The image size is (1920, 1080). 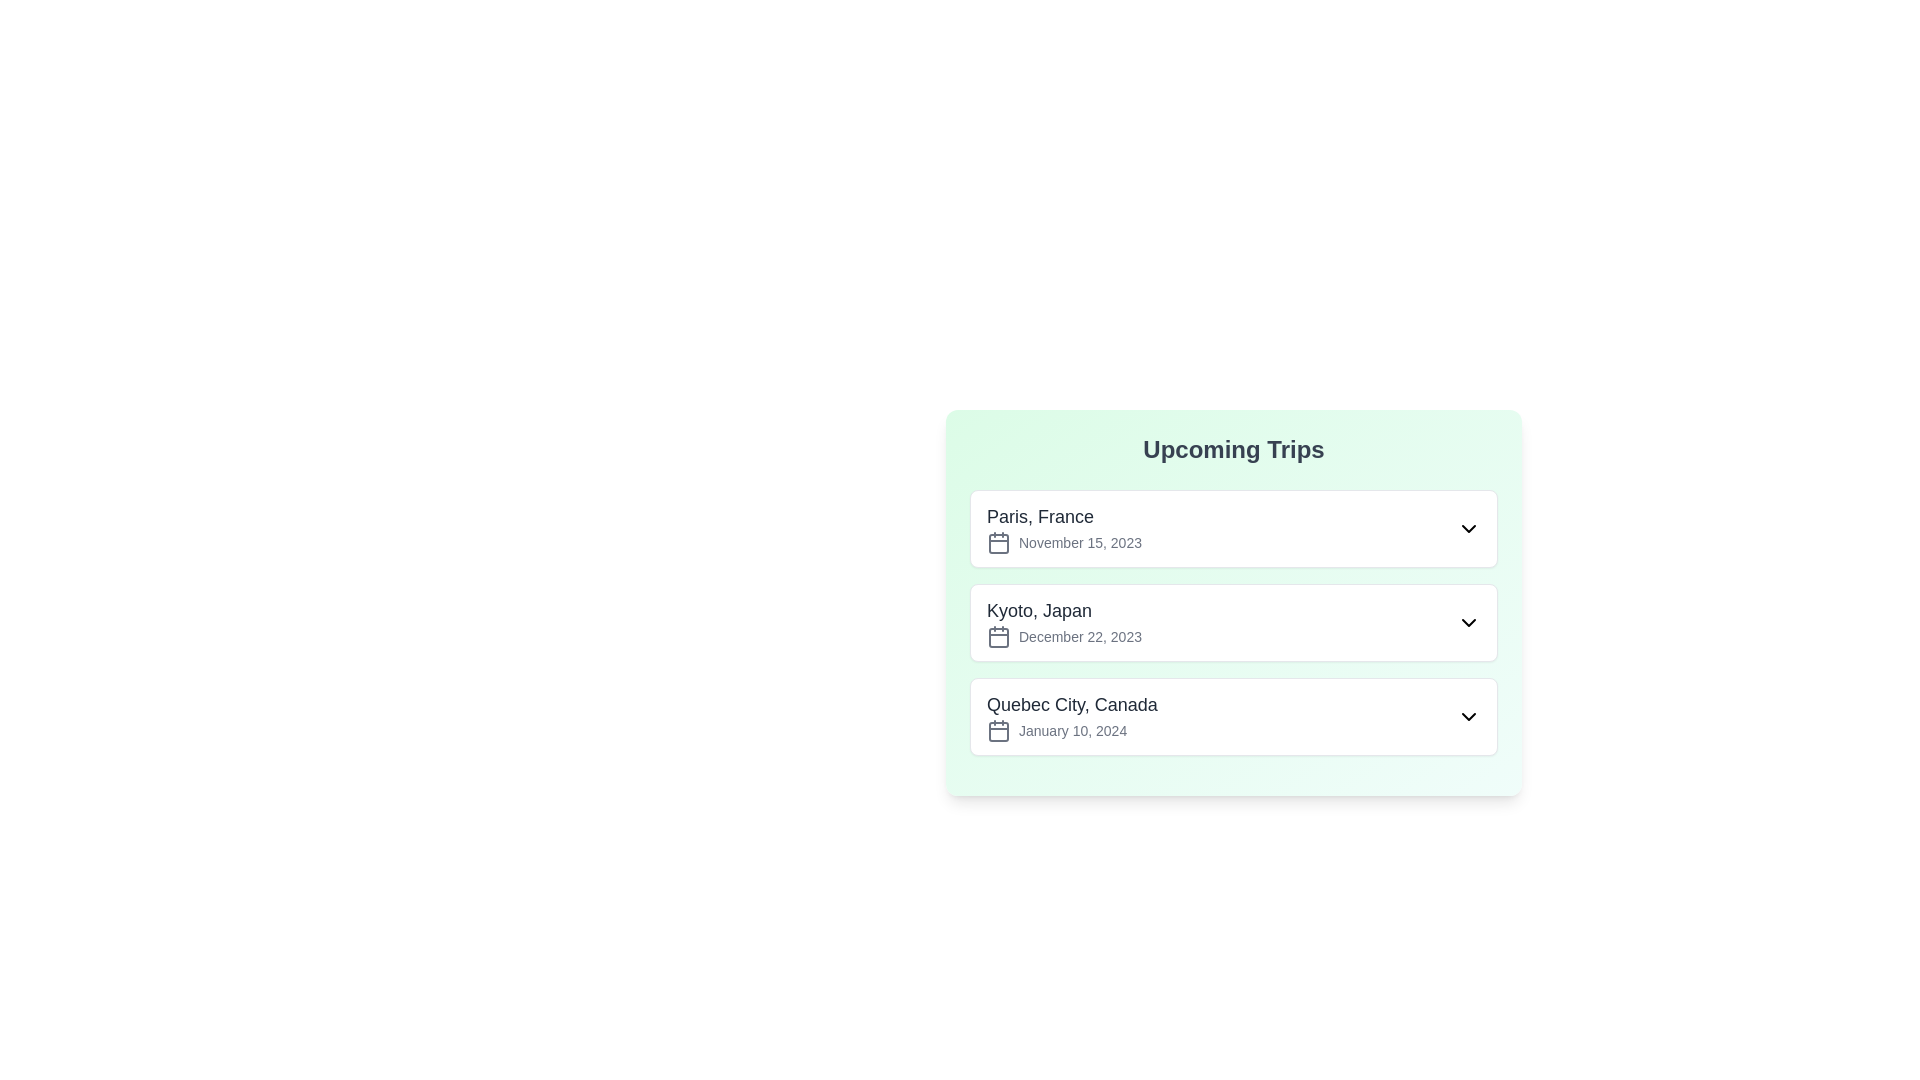 I want to click on date information displayed in the text label showing 'December 22, 2023' under the 'Kyoto, Japan' section, so click(x=1063, y=636).